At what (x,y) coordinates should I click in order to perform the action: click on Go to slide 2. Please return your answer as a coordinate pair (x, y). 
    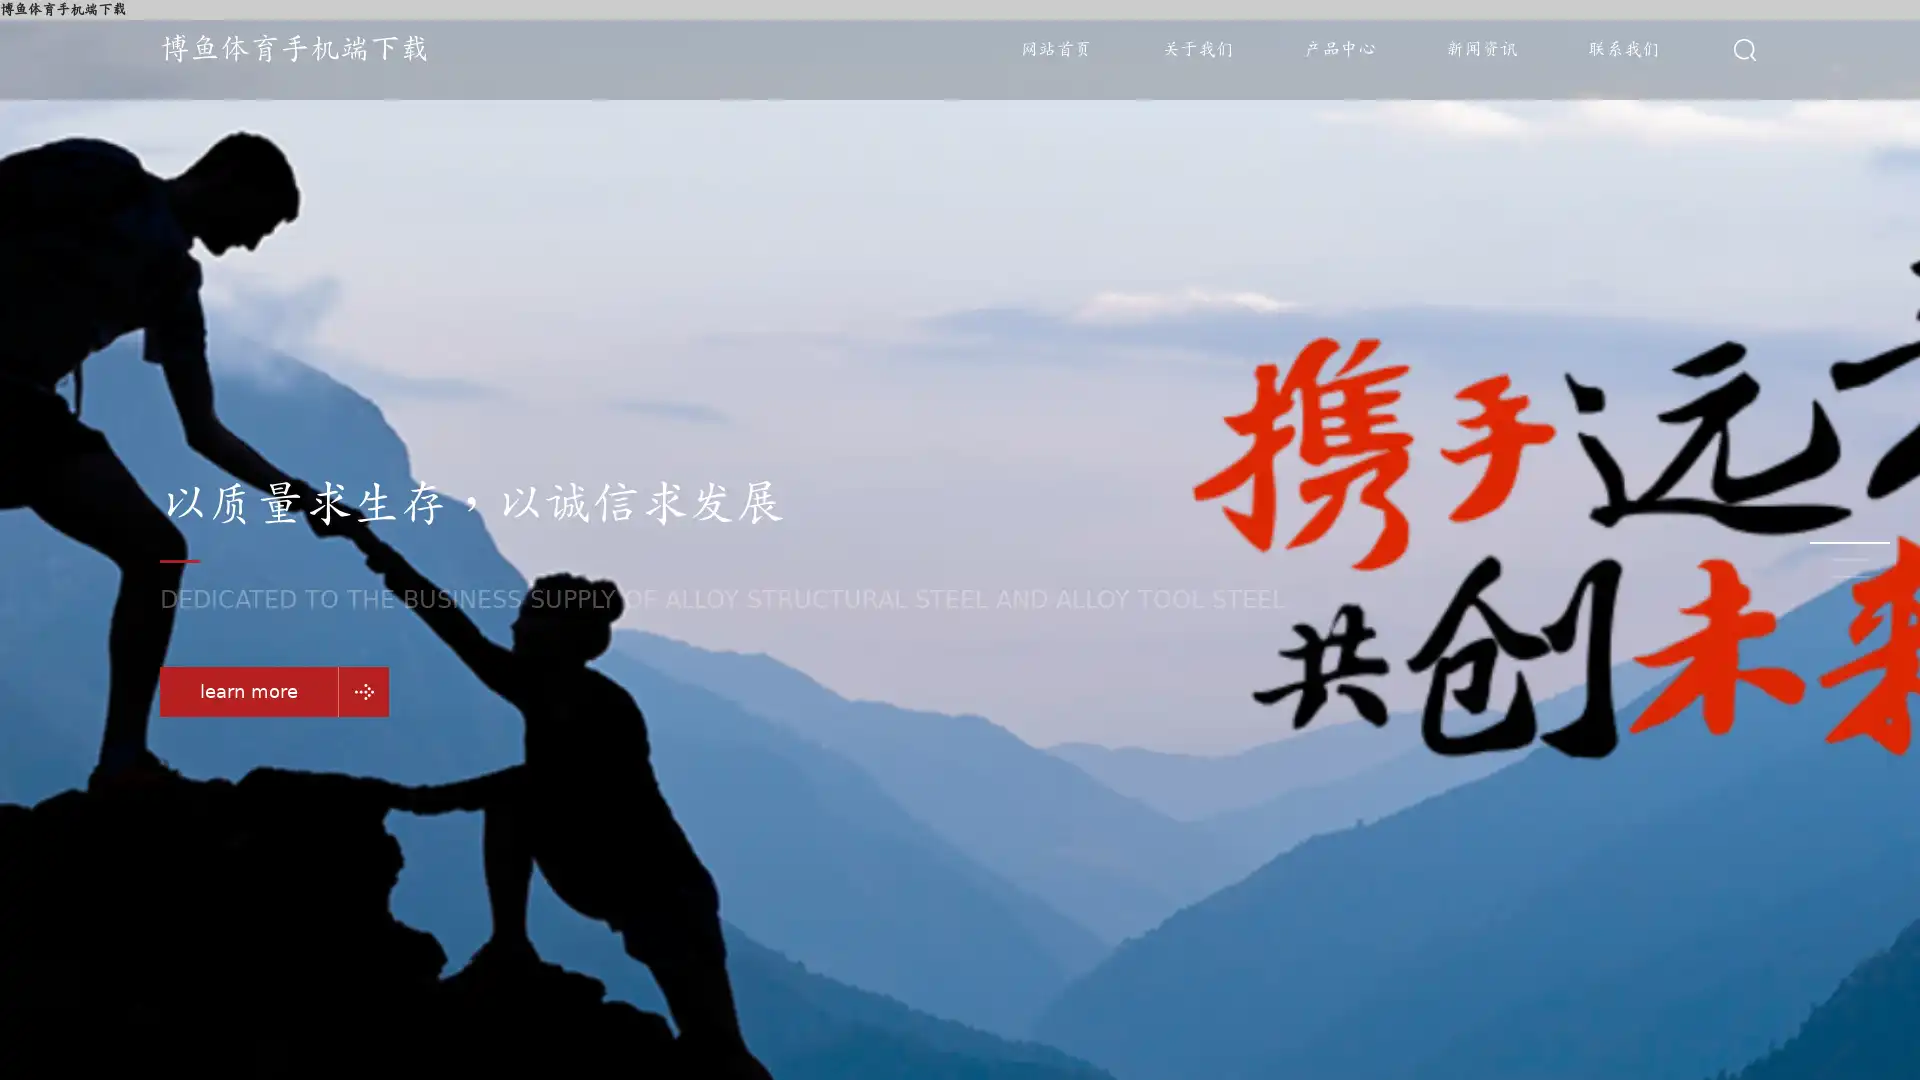
    Looking at the image, I should click on (1848, 559).